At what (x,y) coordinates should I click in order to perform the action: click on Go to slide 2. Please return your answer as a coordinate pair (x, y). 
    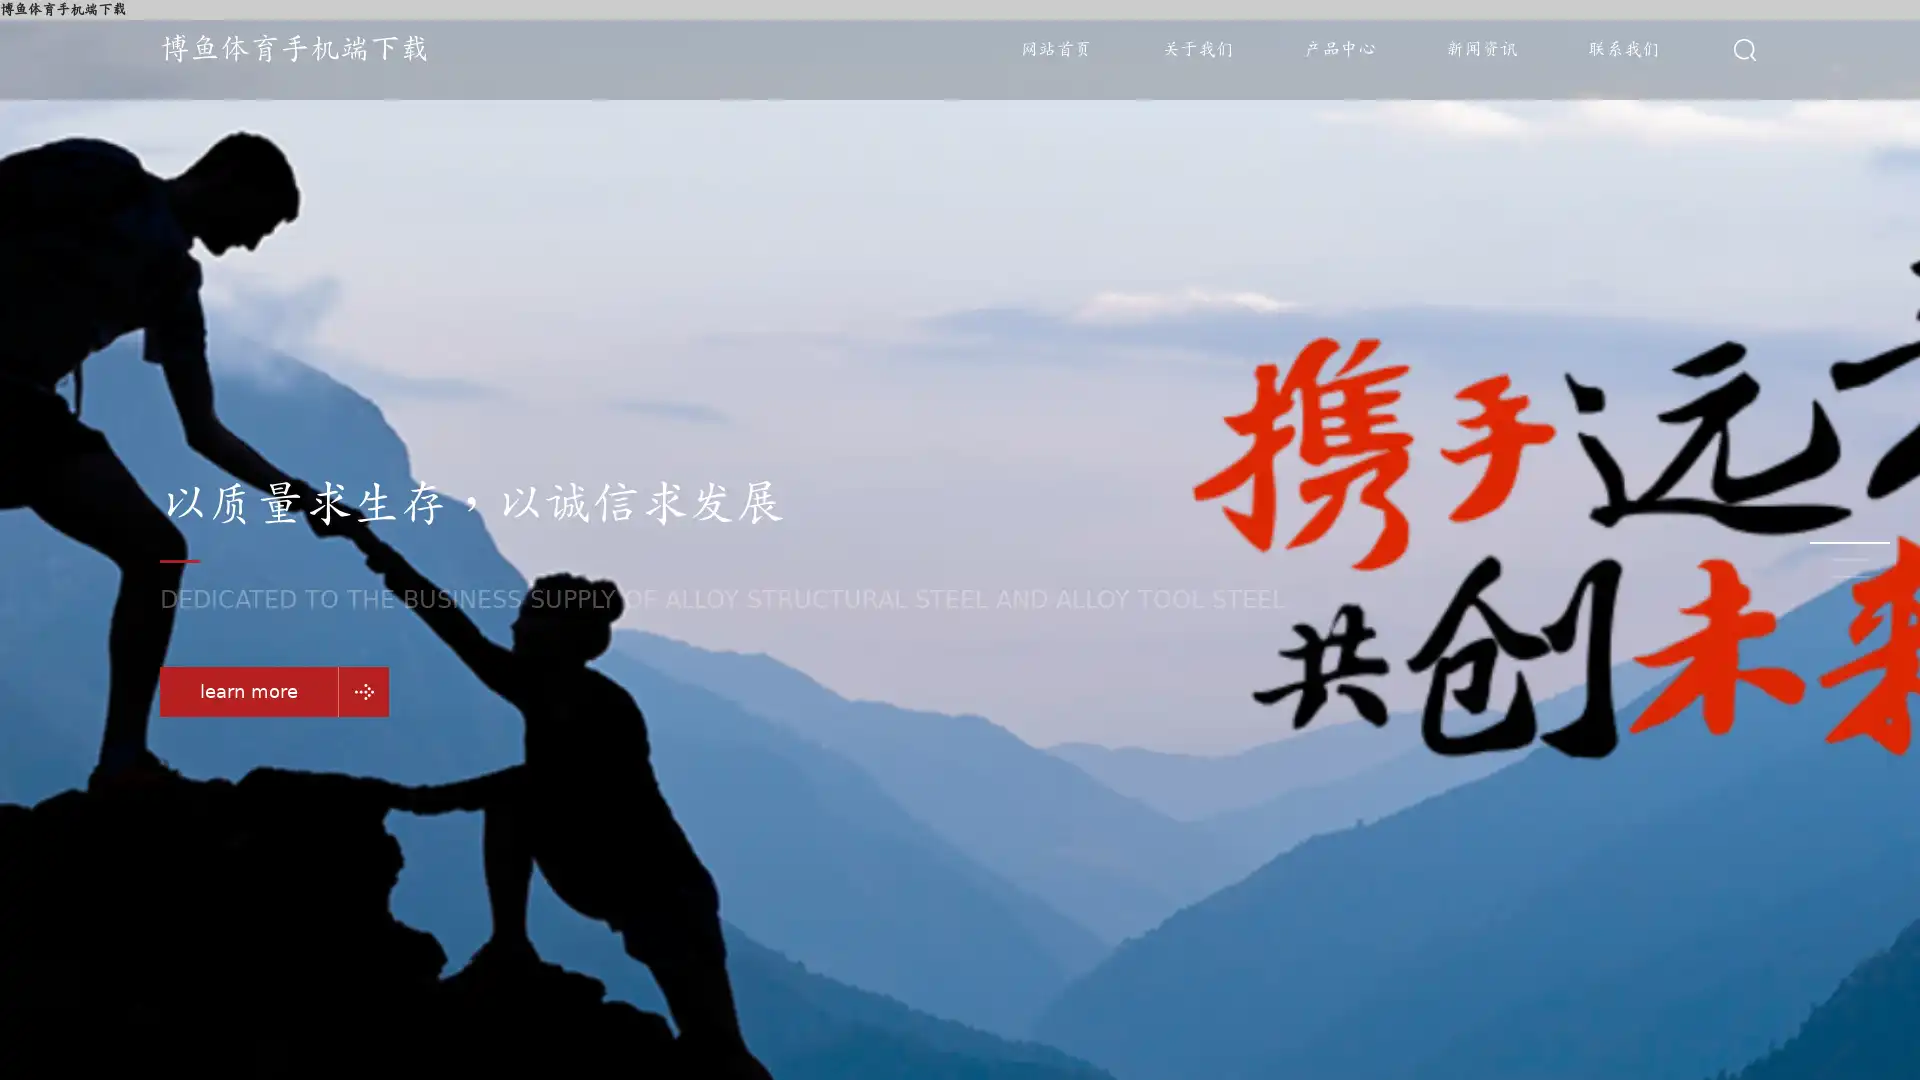
    Looking at the image, I should click on (1848, 559).